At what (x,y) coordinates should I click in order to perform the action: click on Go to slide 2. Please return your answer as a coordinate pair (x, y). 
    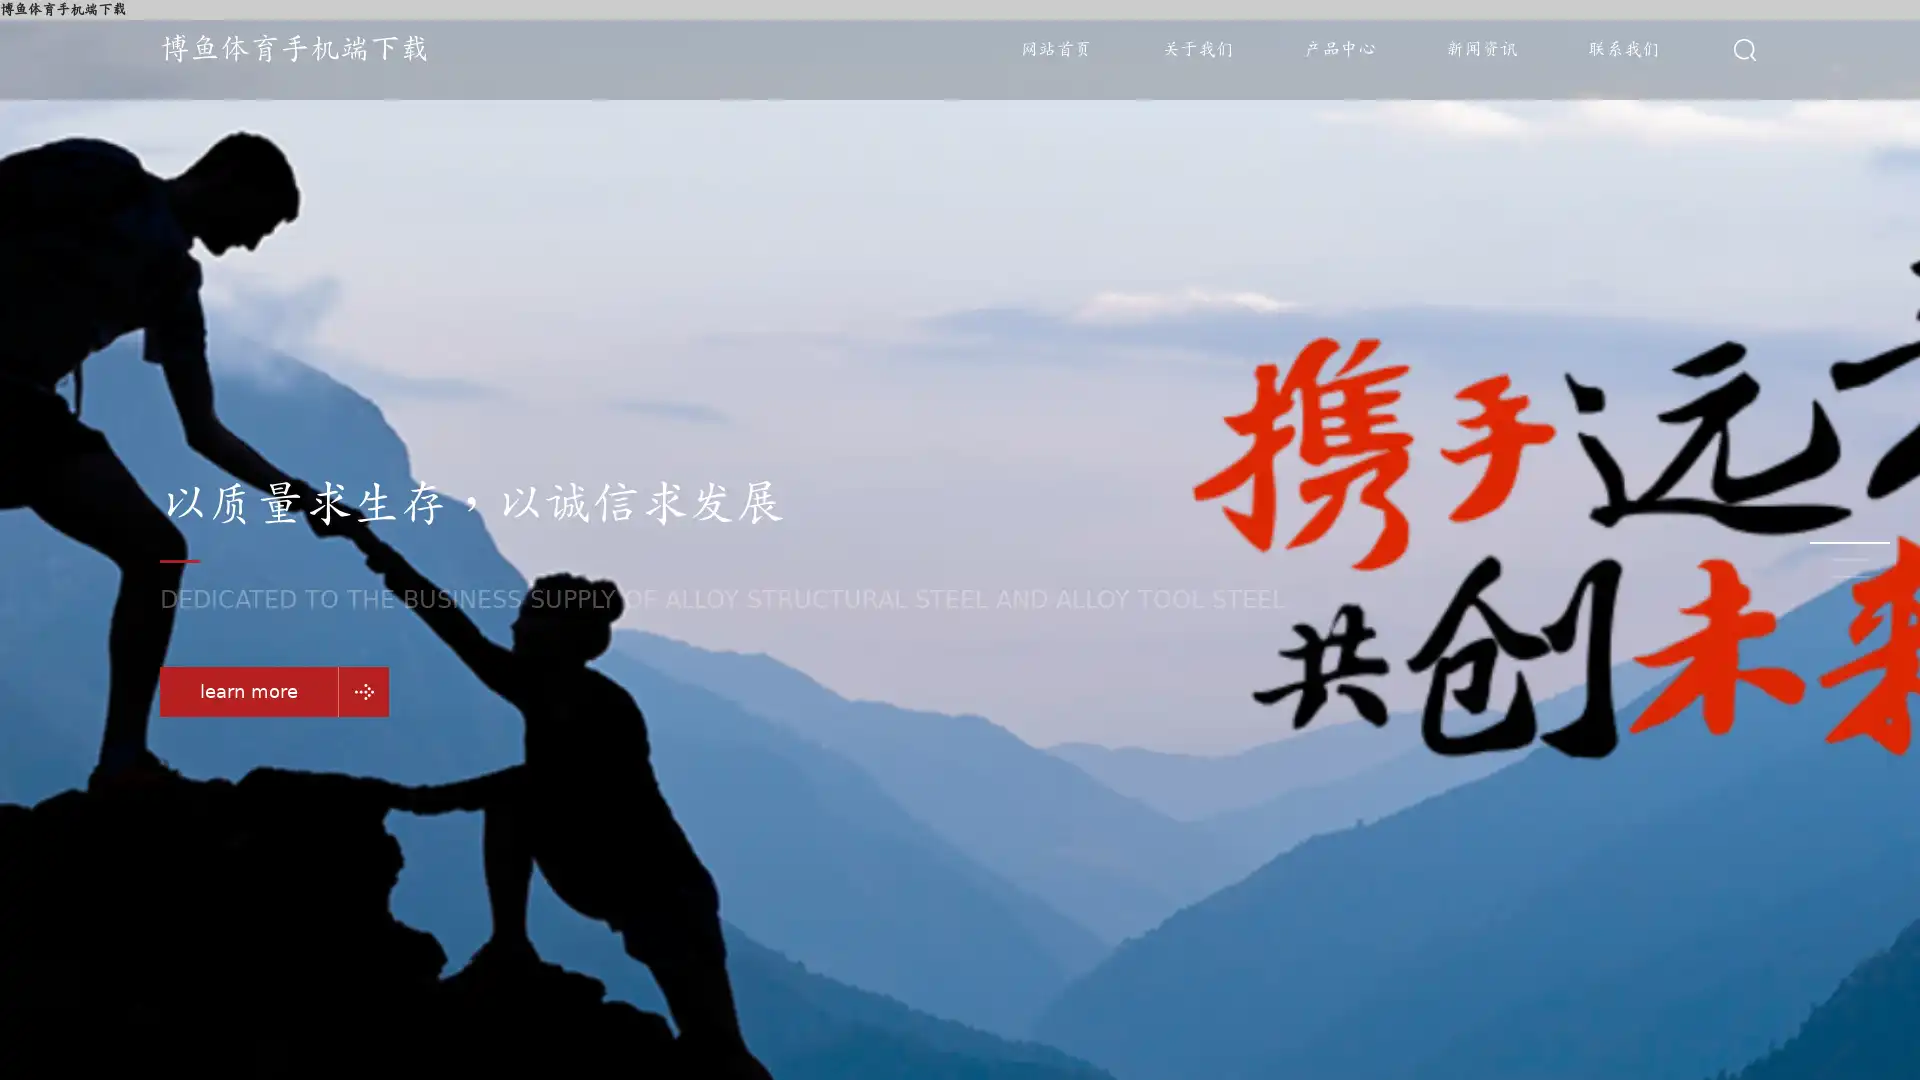
    Looking at the image, I should click on (1848, 559).